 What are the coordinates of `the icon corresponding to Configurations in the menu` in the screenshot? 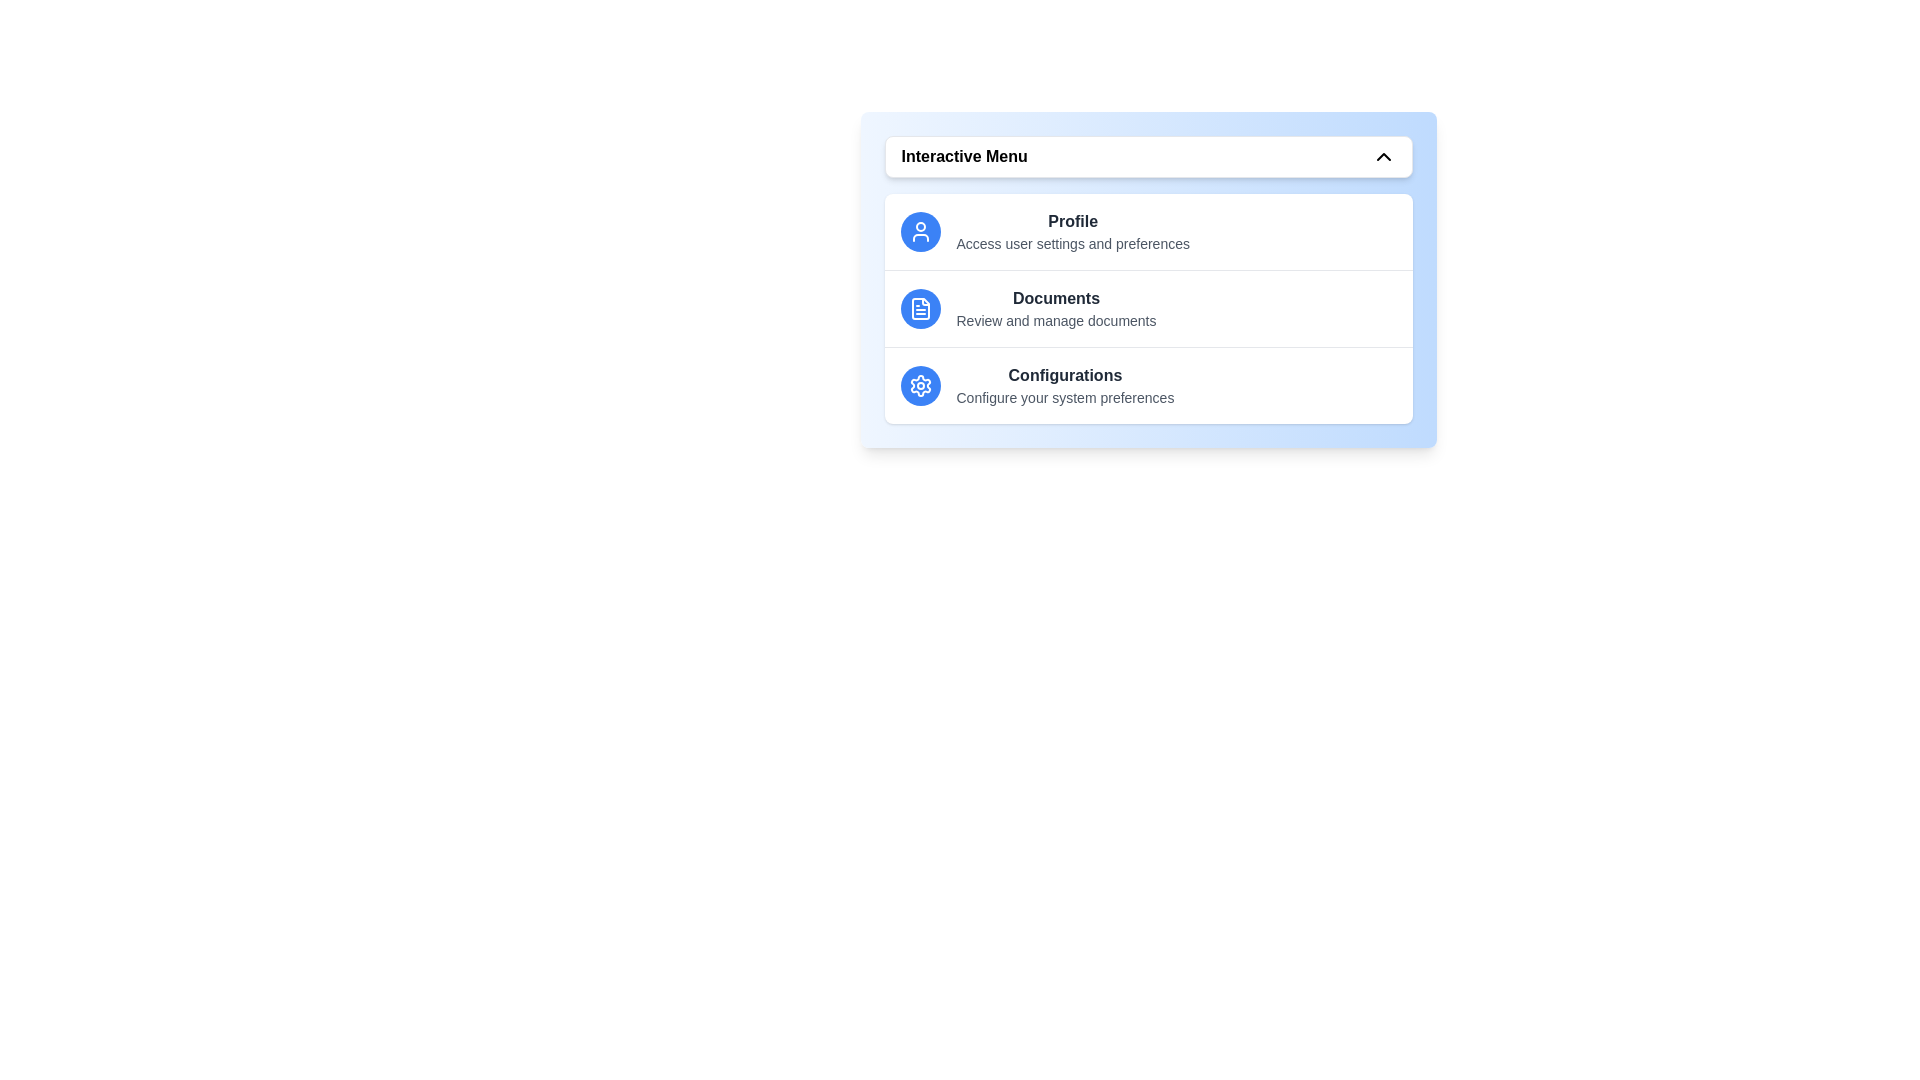 It's located at (919, 385).